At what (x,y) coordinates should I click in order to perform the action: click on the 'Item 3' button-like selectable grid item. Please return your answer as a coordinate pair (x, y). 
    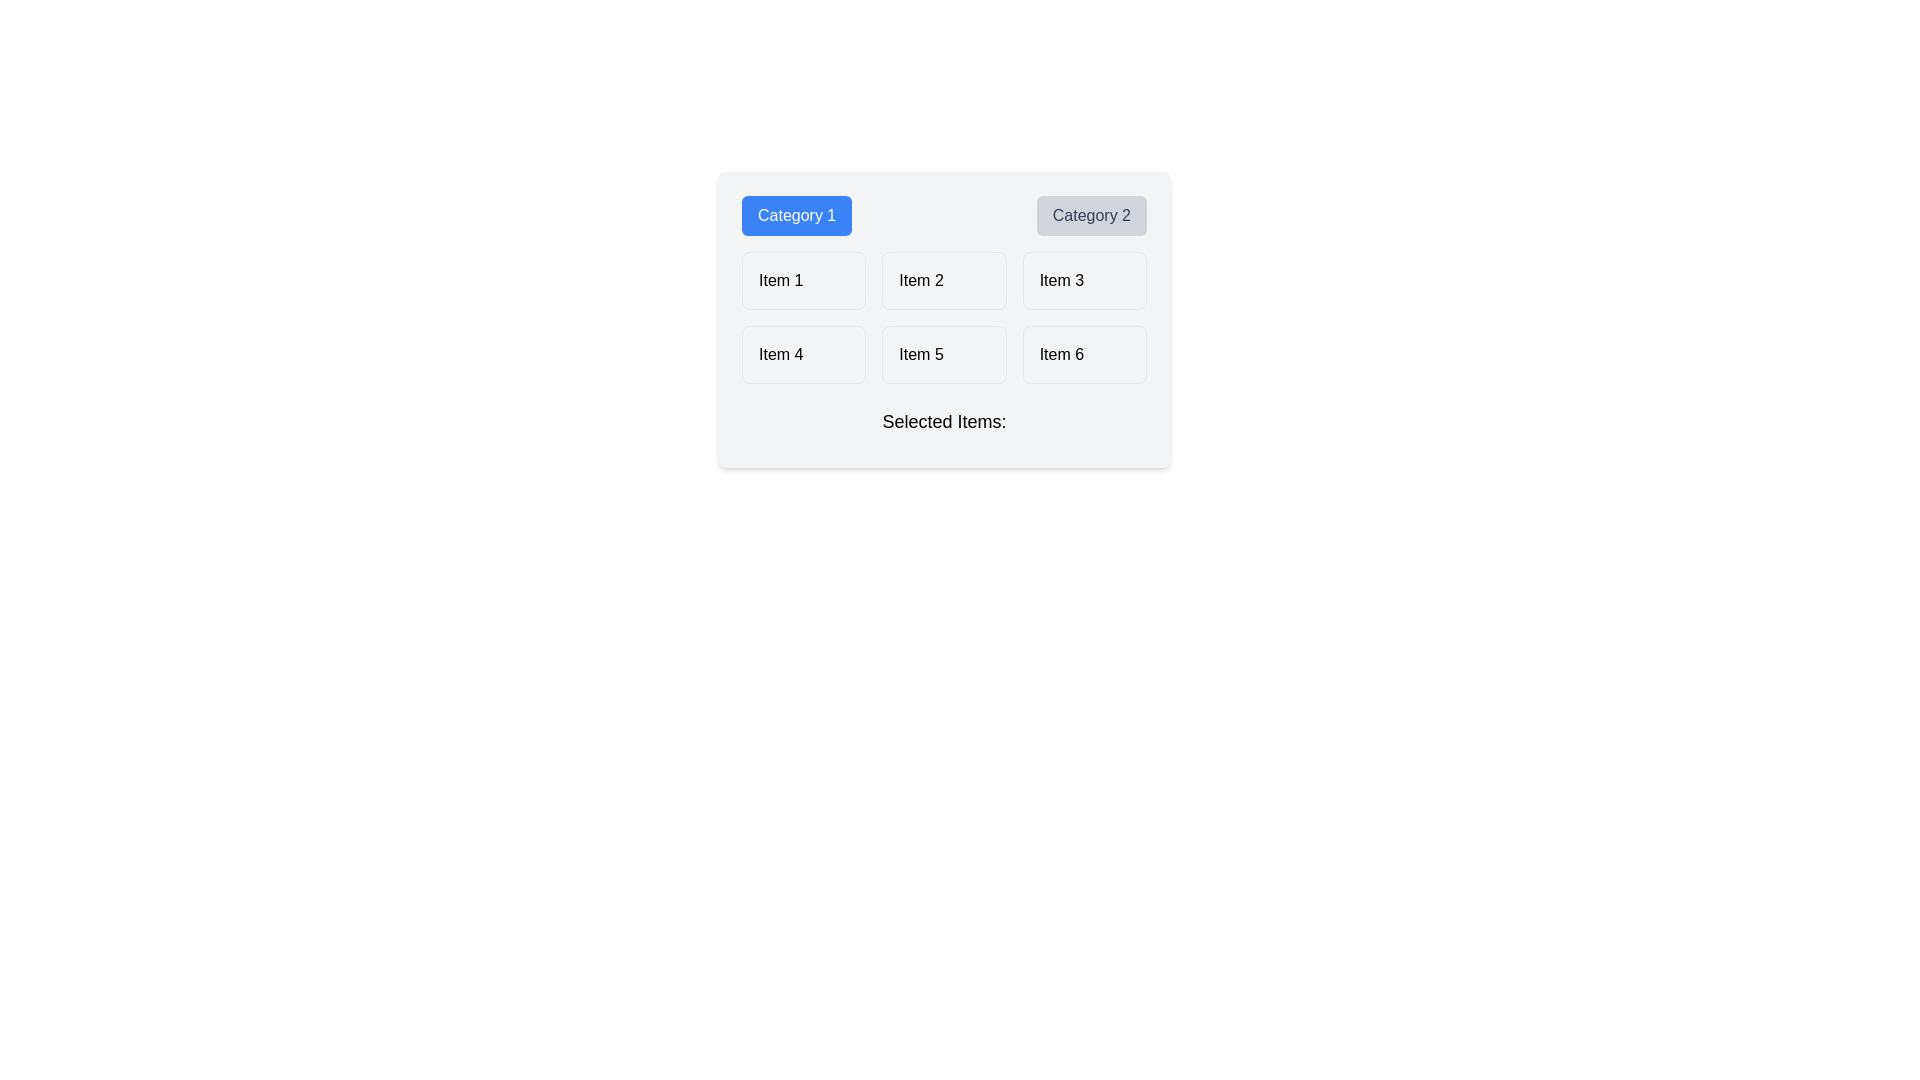
    Looking at the image, I should click on (1083, 281).